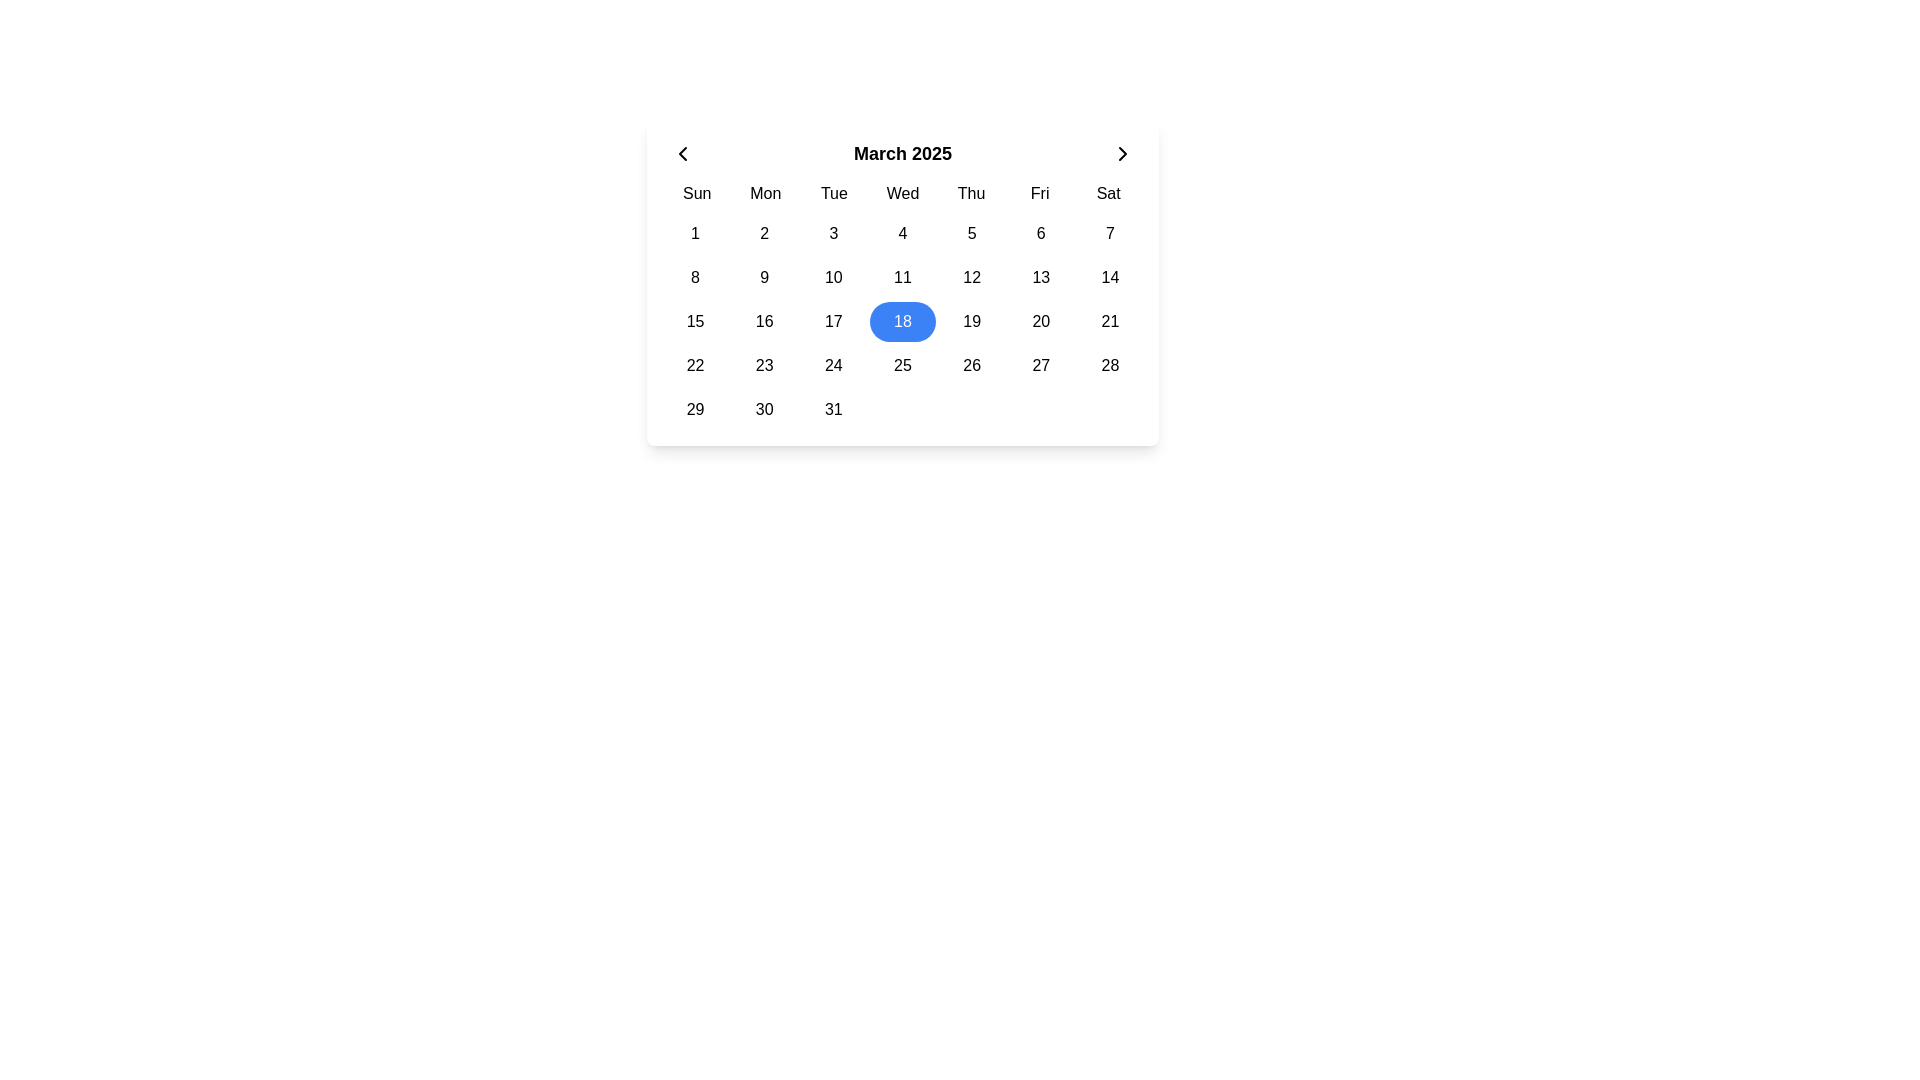 Image resolution: width=1920 pixels, height=1080 pixels. What do you see at coordinates (834, 193) in the screenshot?
I see `the text label displaying 'Tue', which is the third item in a horizontally aligned list of weekday names` at bounding box center [834, 193].